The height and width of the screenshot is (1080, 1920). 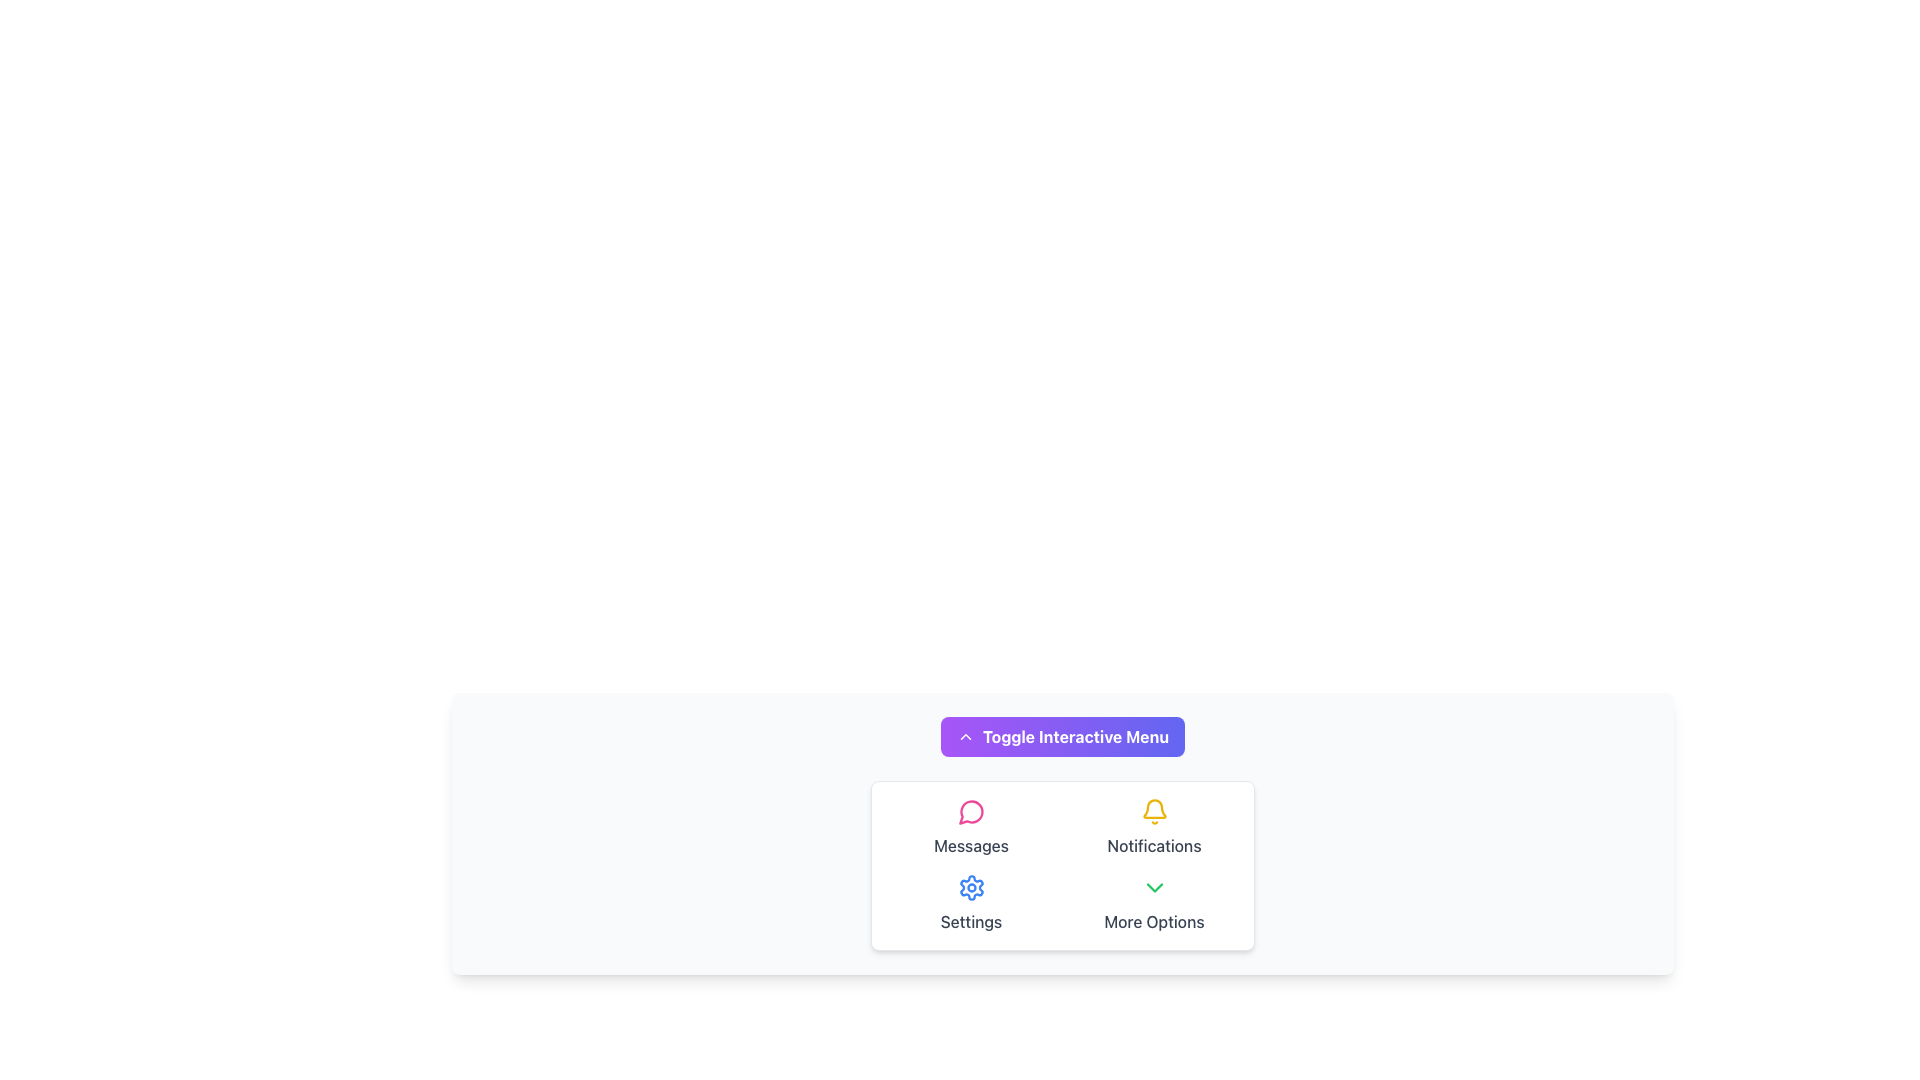 I want to click on the main body of the bell icon within the notification area, which is the larger graphical representation among its siblings, so click(x=1154, y=808).